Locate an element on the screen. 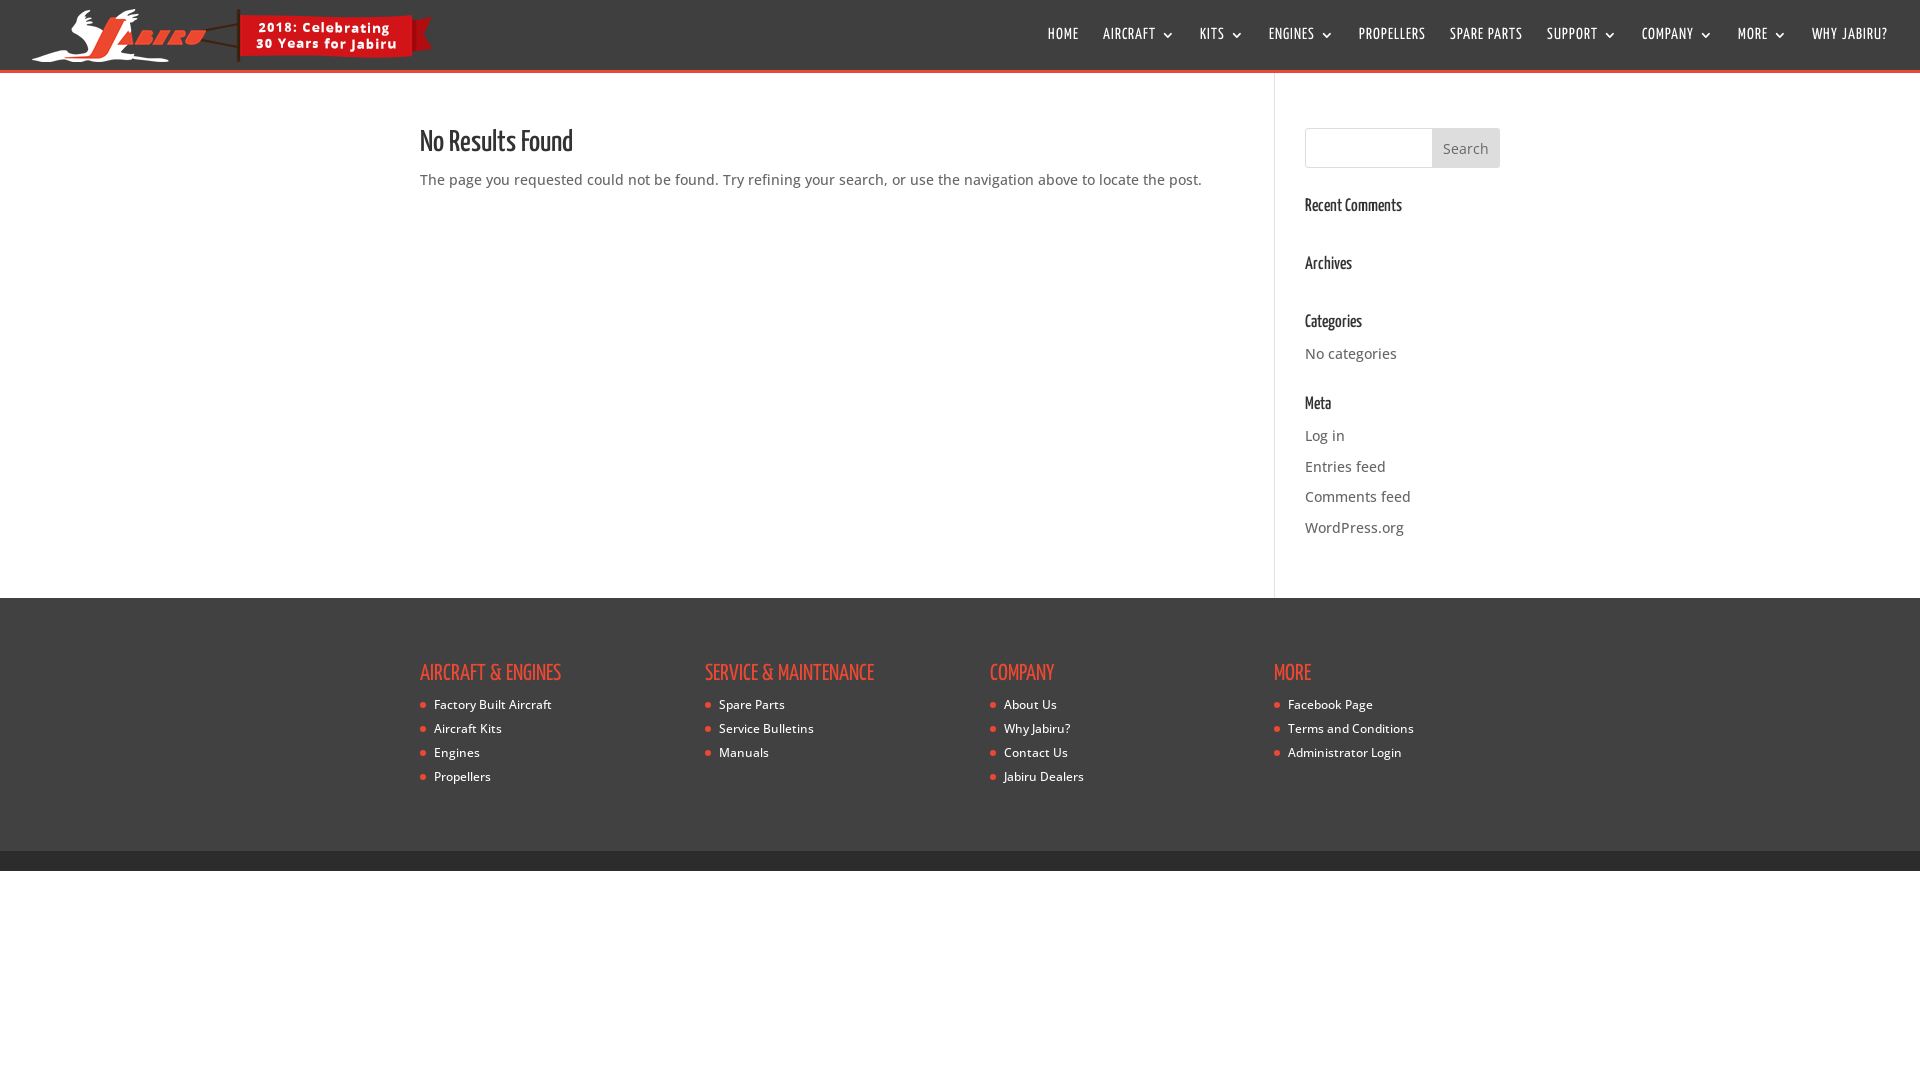 The width and height of the screenshot is (1920, 1080). 'AIRCRAFT' is located at coordinates (1139, 48).